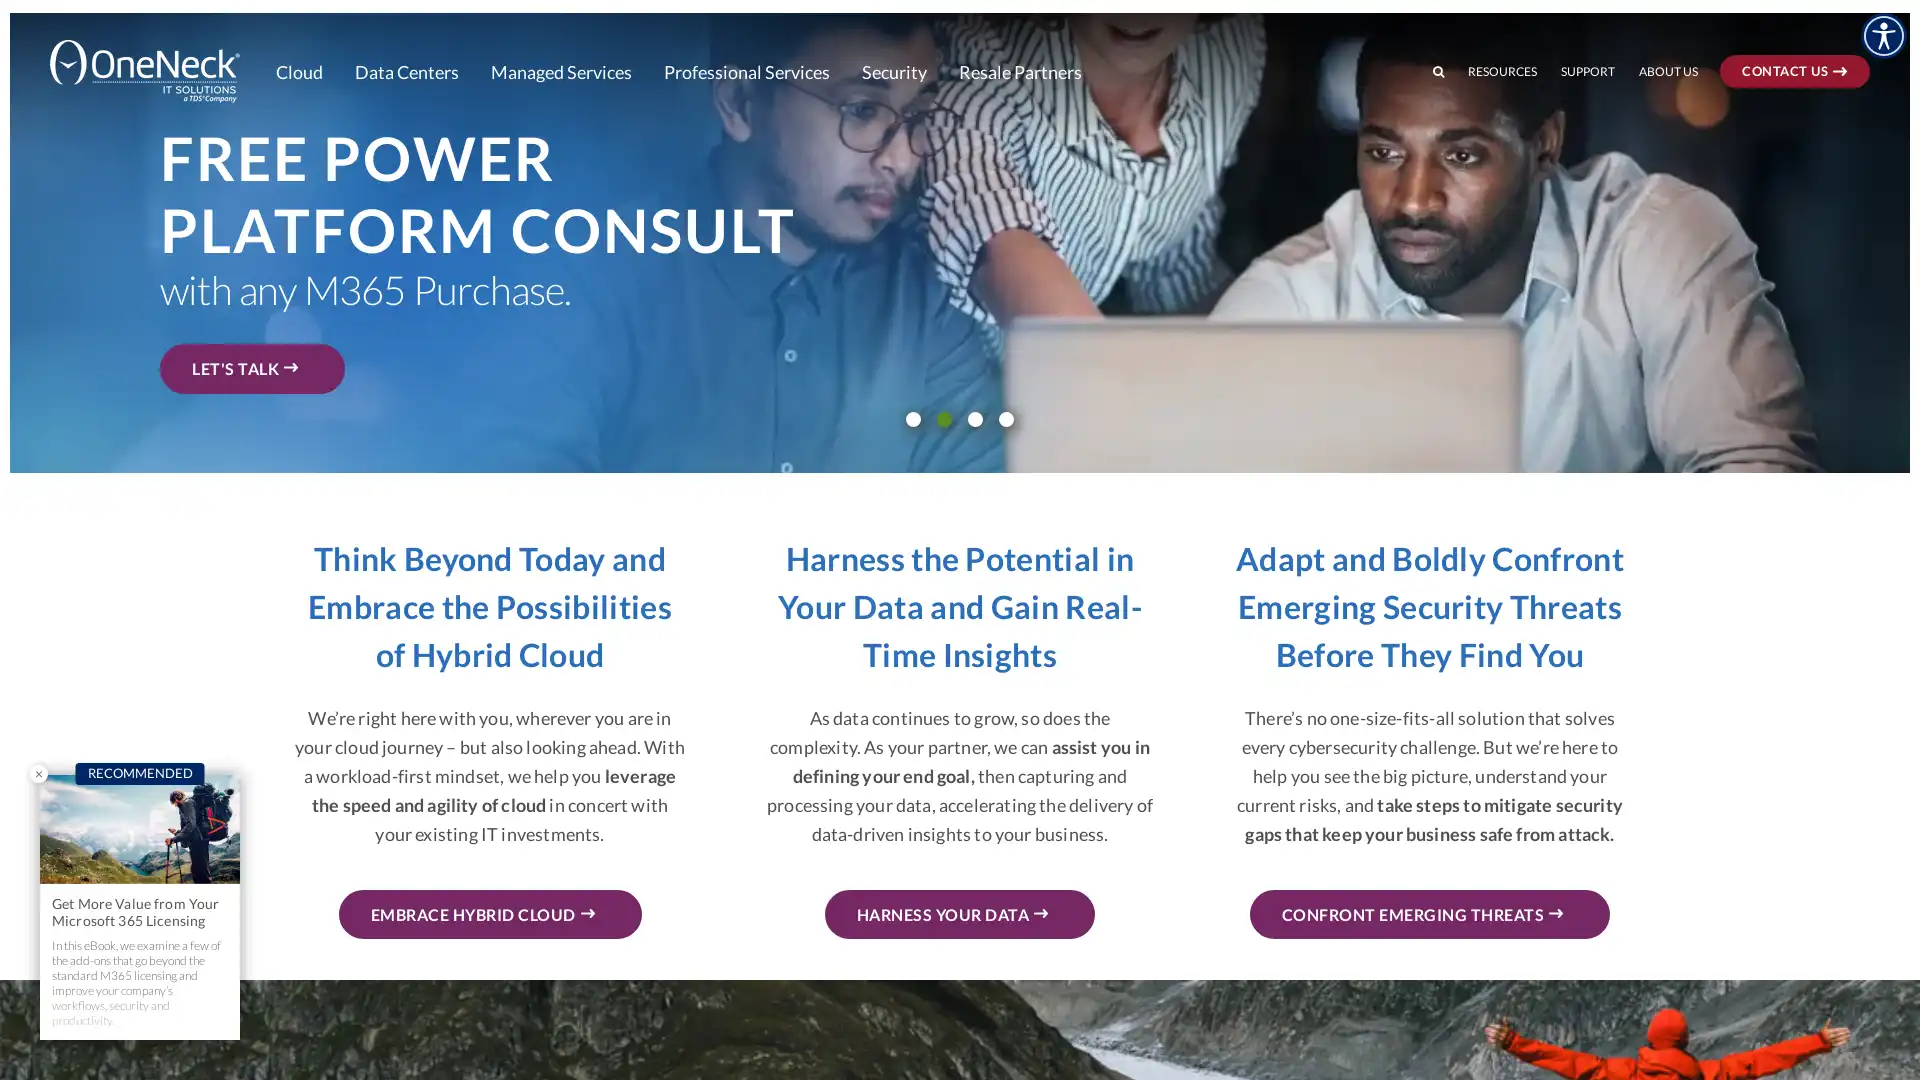 The height and width of the screenshot is (1080, 1920). What do you see at coordinates (489, 914) in the screenshot?
I see `EMBRACE HYBRID CLOUD` at bounding box center [489, 914].